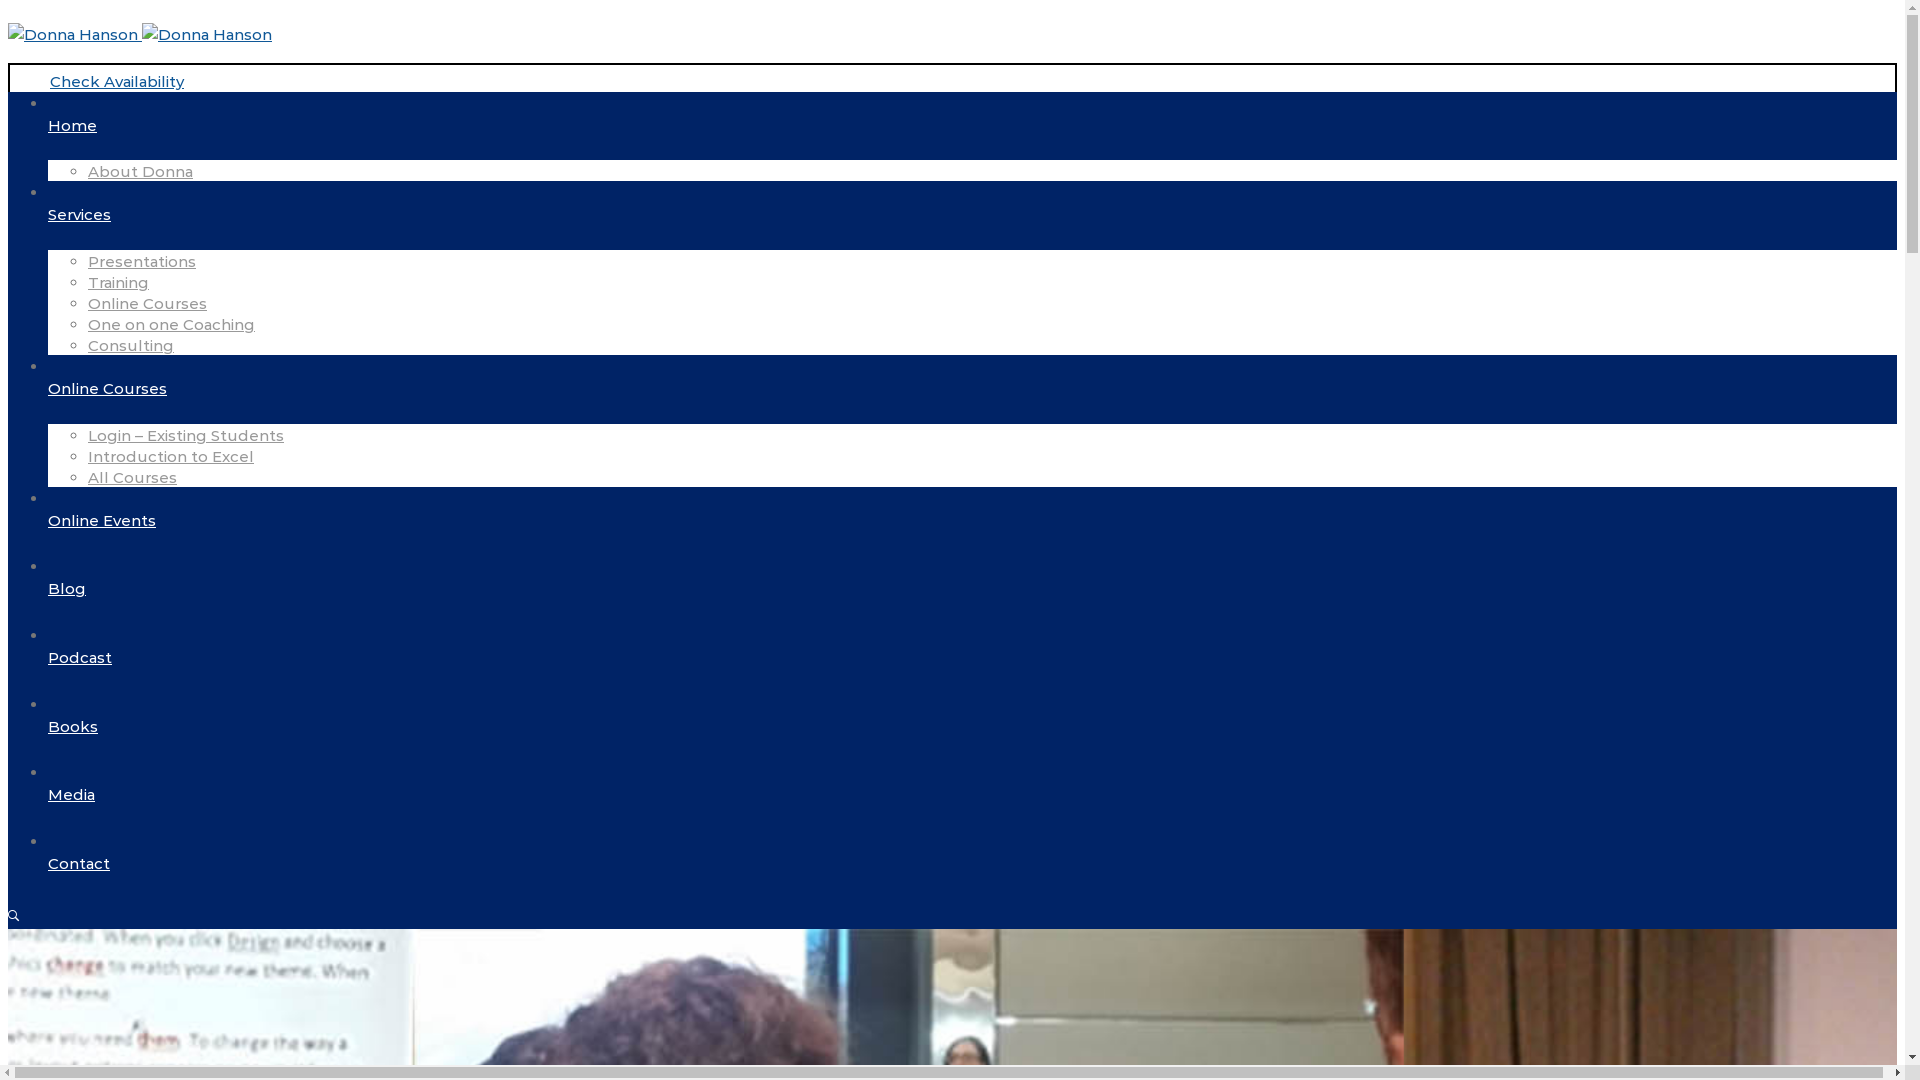  I want to click on 'Presentations', so click(992, 261).